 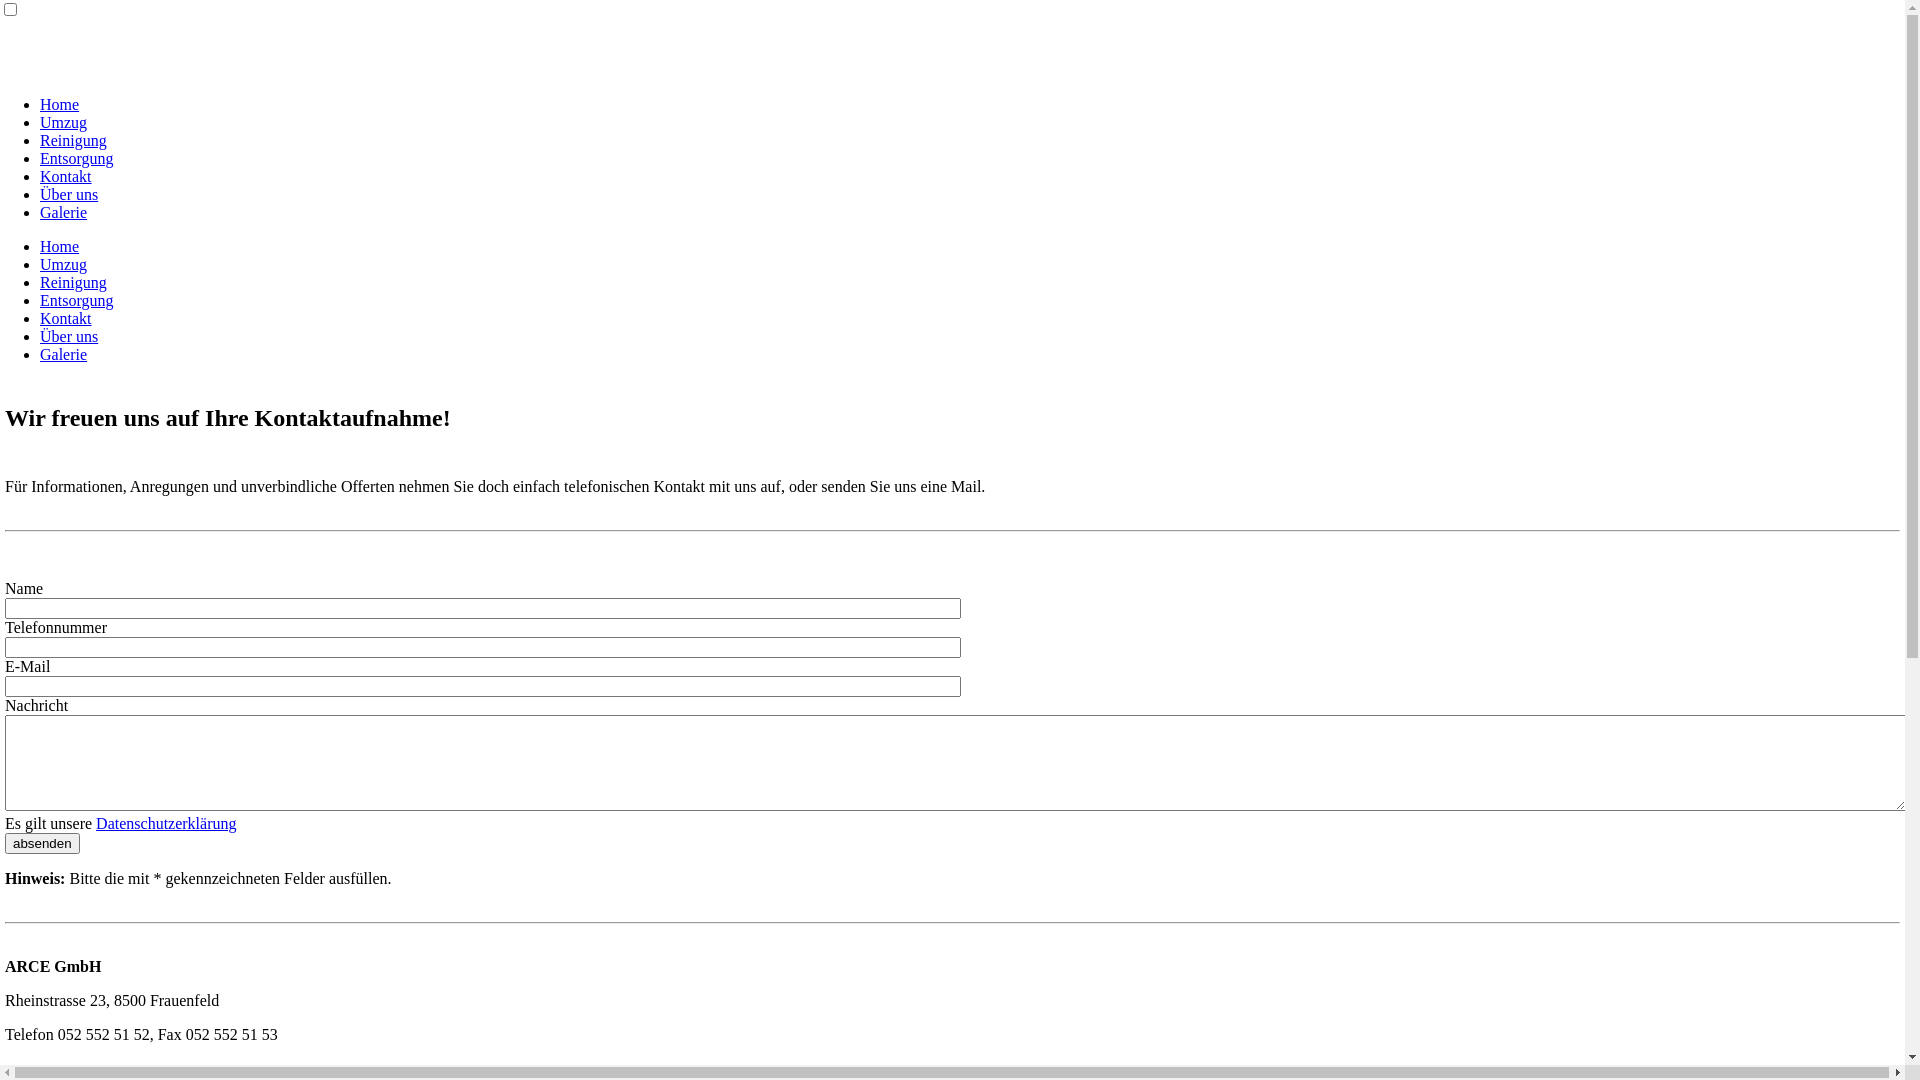 What do you see at coordinates (73, 282) in the screenshot?
I see `'Reinigung'` at bounding box center [73, 282].